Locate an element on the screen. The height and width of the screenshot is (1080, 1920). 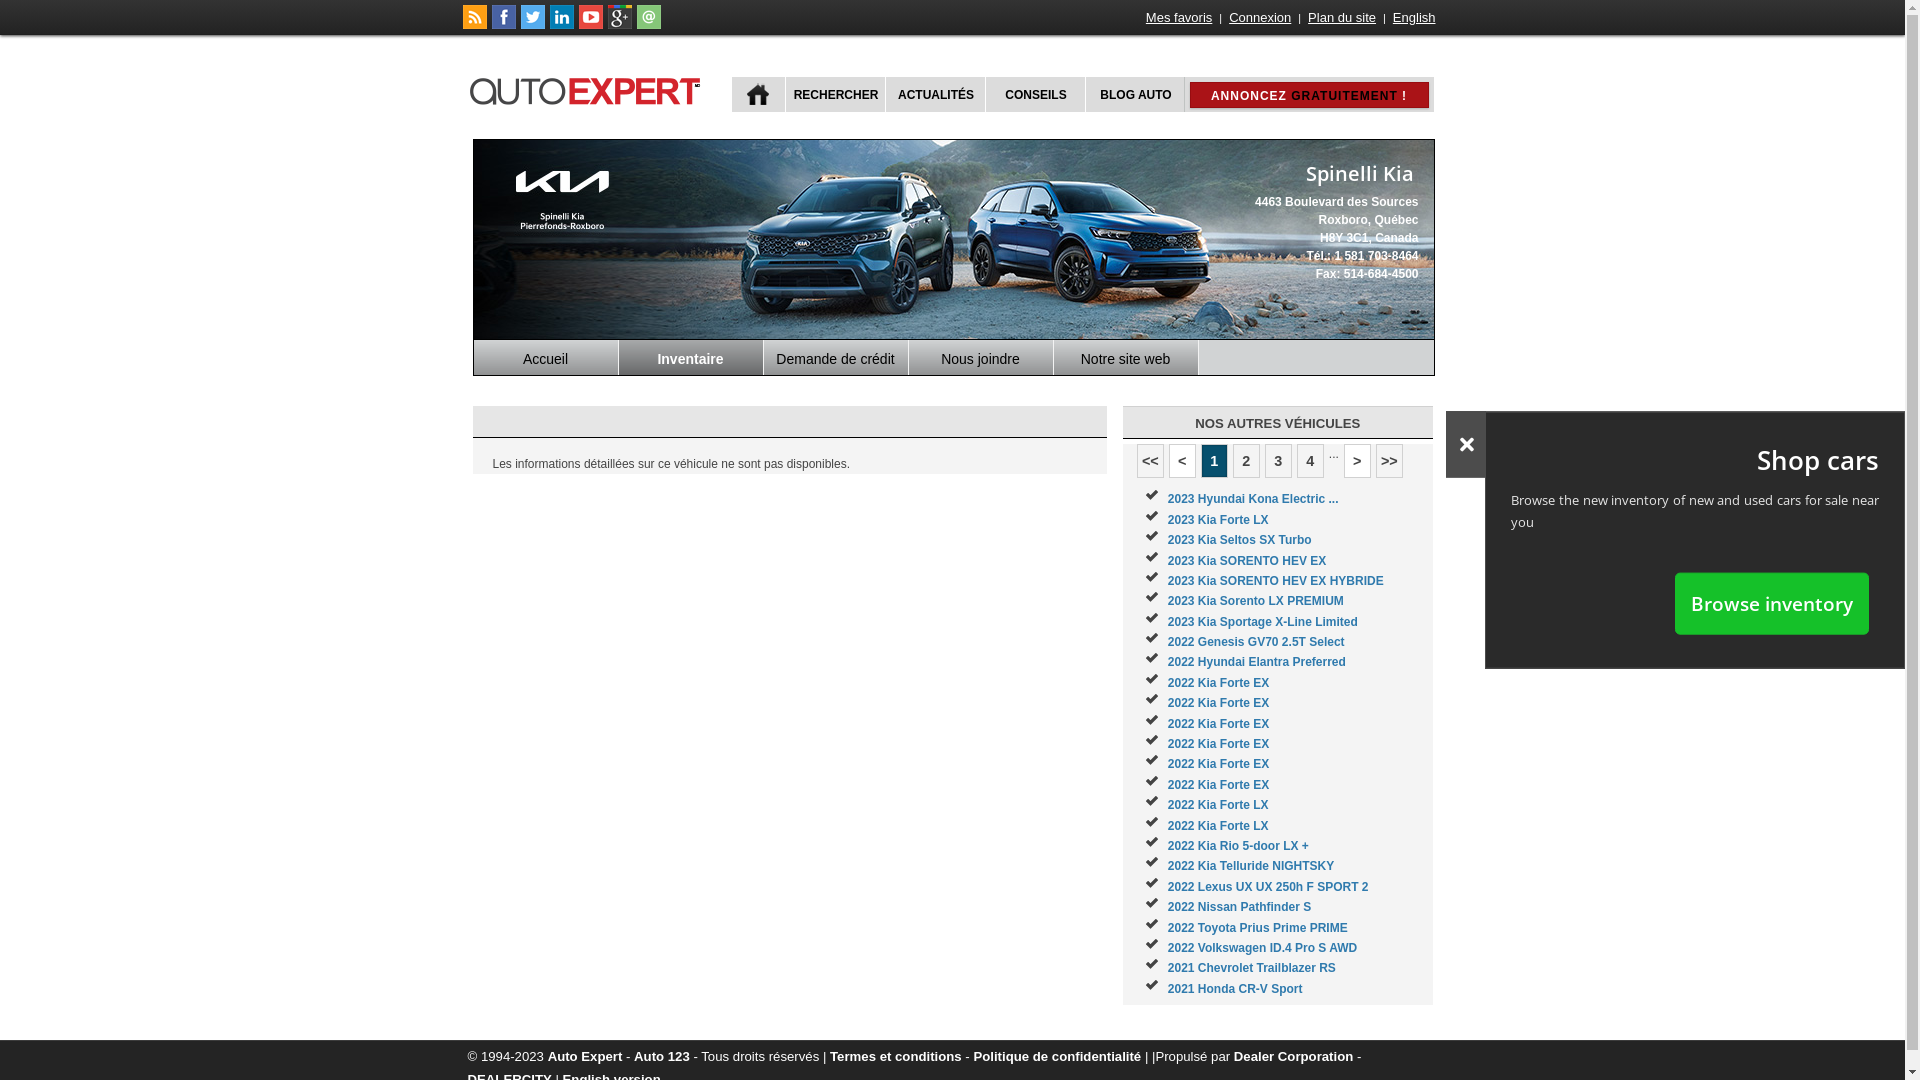
'Accueil' is located at coordinates (473, 356).